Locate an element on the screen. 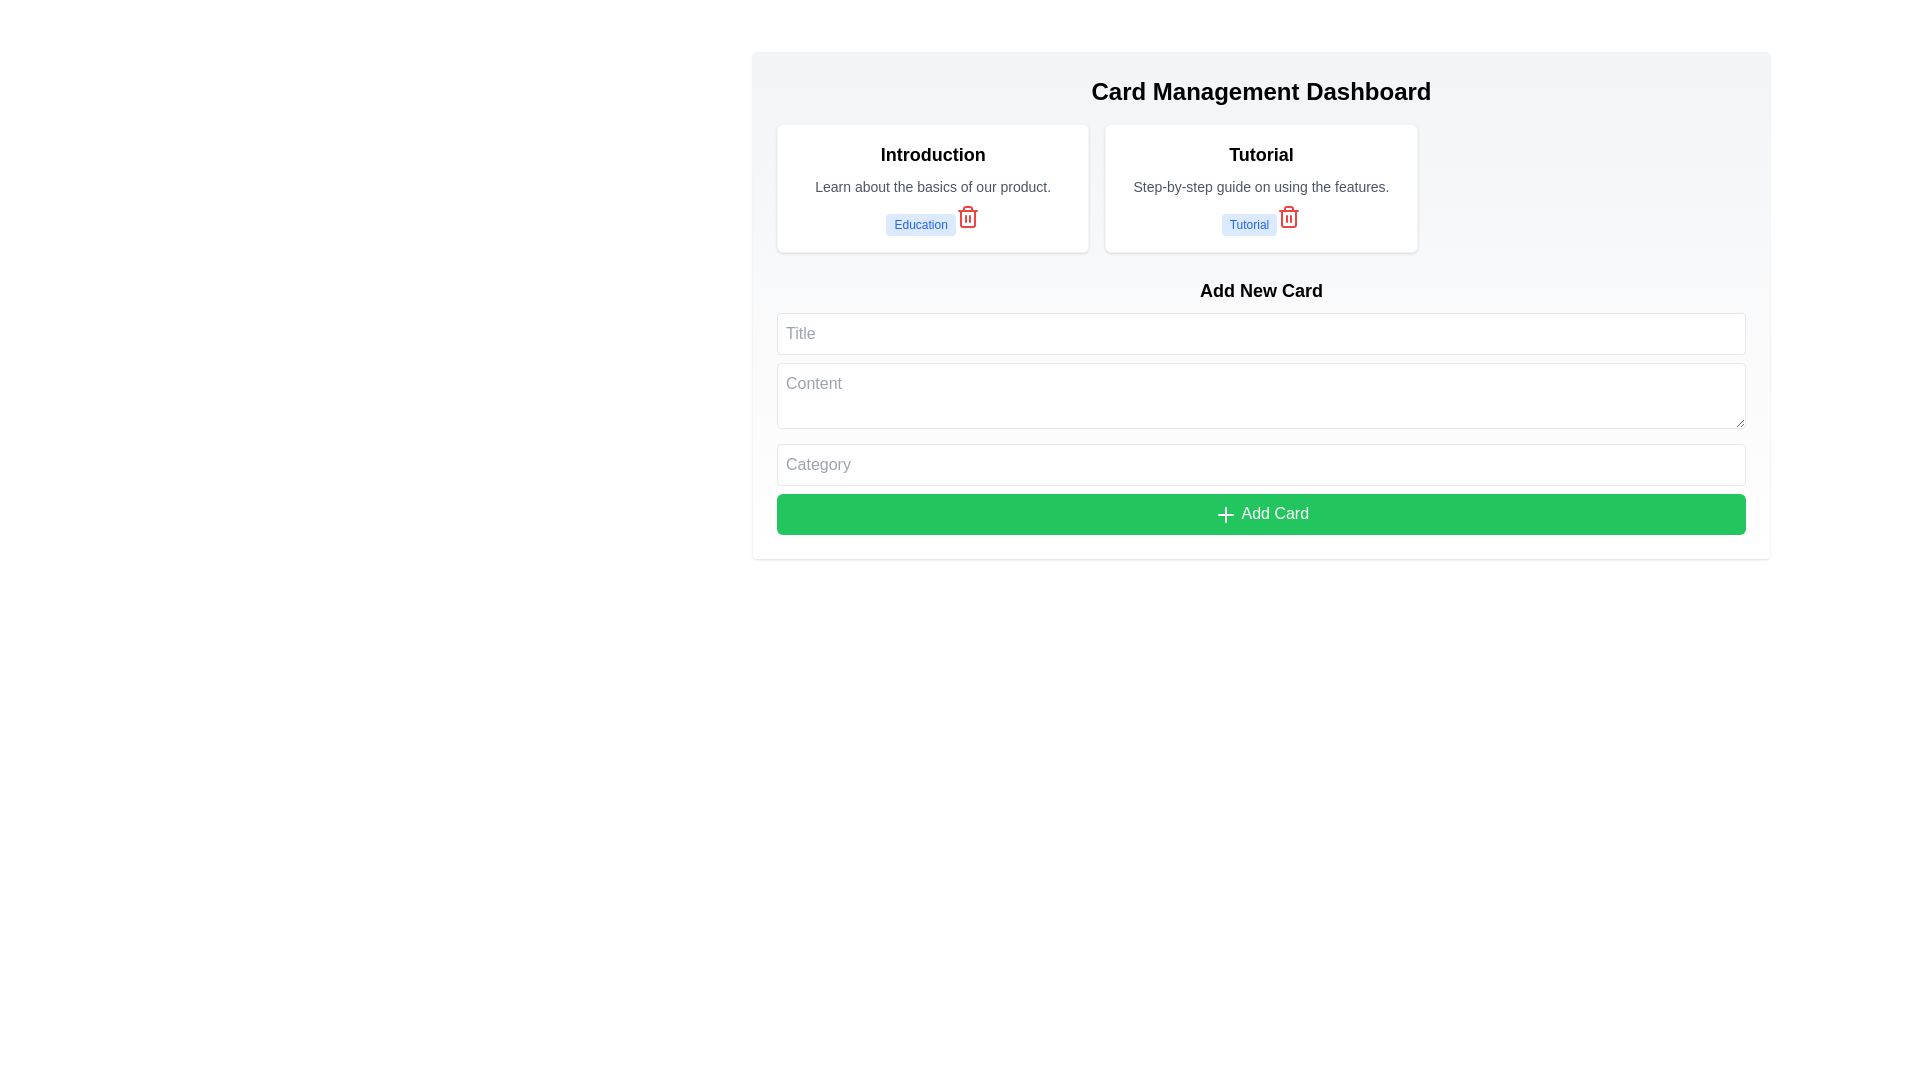 The width and height of the screenshot is (1920, 1080). the text label reading 'Step-by-step guide on using the features.' which is styled with a smaller gray font and located beneath the 'Tutorial' heading is located at coordinates (1260, 186).